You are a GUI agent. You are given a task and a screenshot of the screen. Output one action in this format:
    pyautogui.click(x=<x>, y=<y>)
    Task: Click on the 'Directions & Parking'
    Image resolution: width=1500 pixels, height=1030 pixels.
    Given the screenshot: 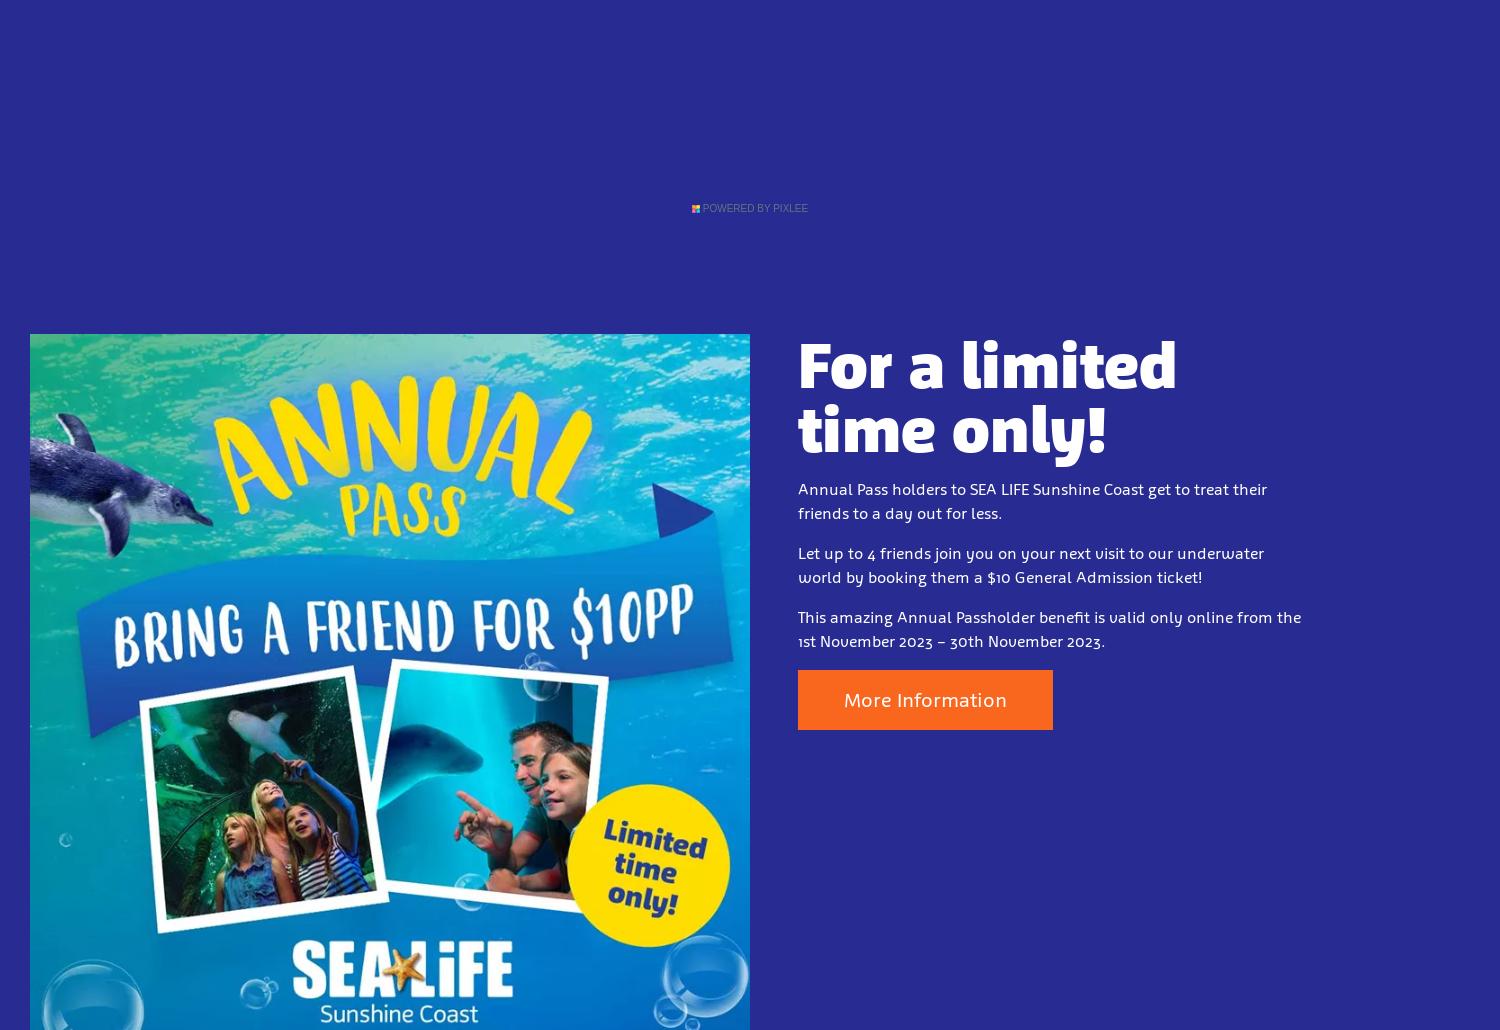 What is the action you would take?
    pyautogui.click(x=495, y=179)
    